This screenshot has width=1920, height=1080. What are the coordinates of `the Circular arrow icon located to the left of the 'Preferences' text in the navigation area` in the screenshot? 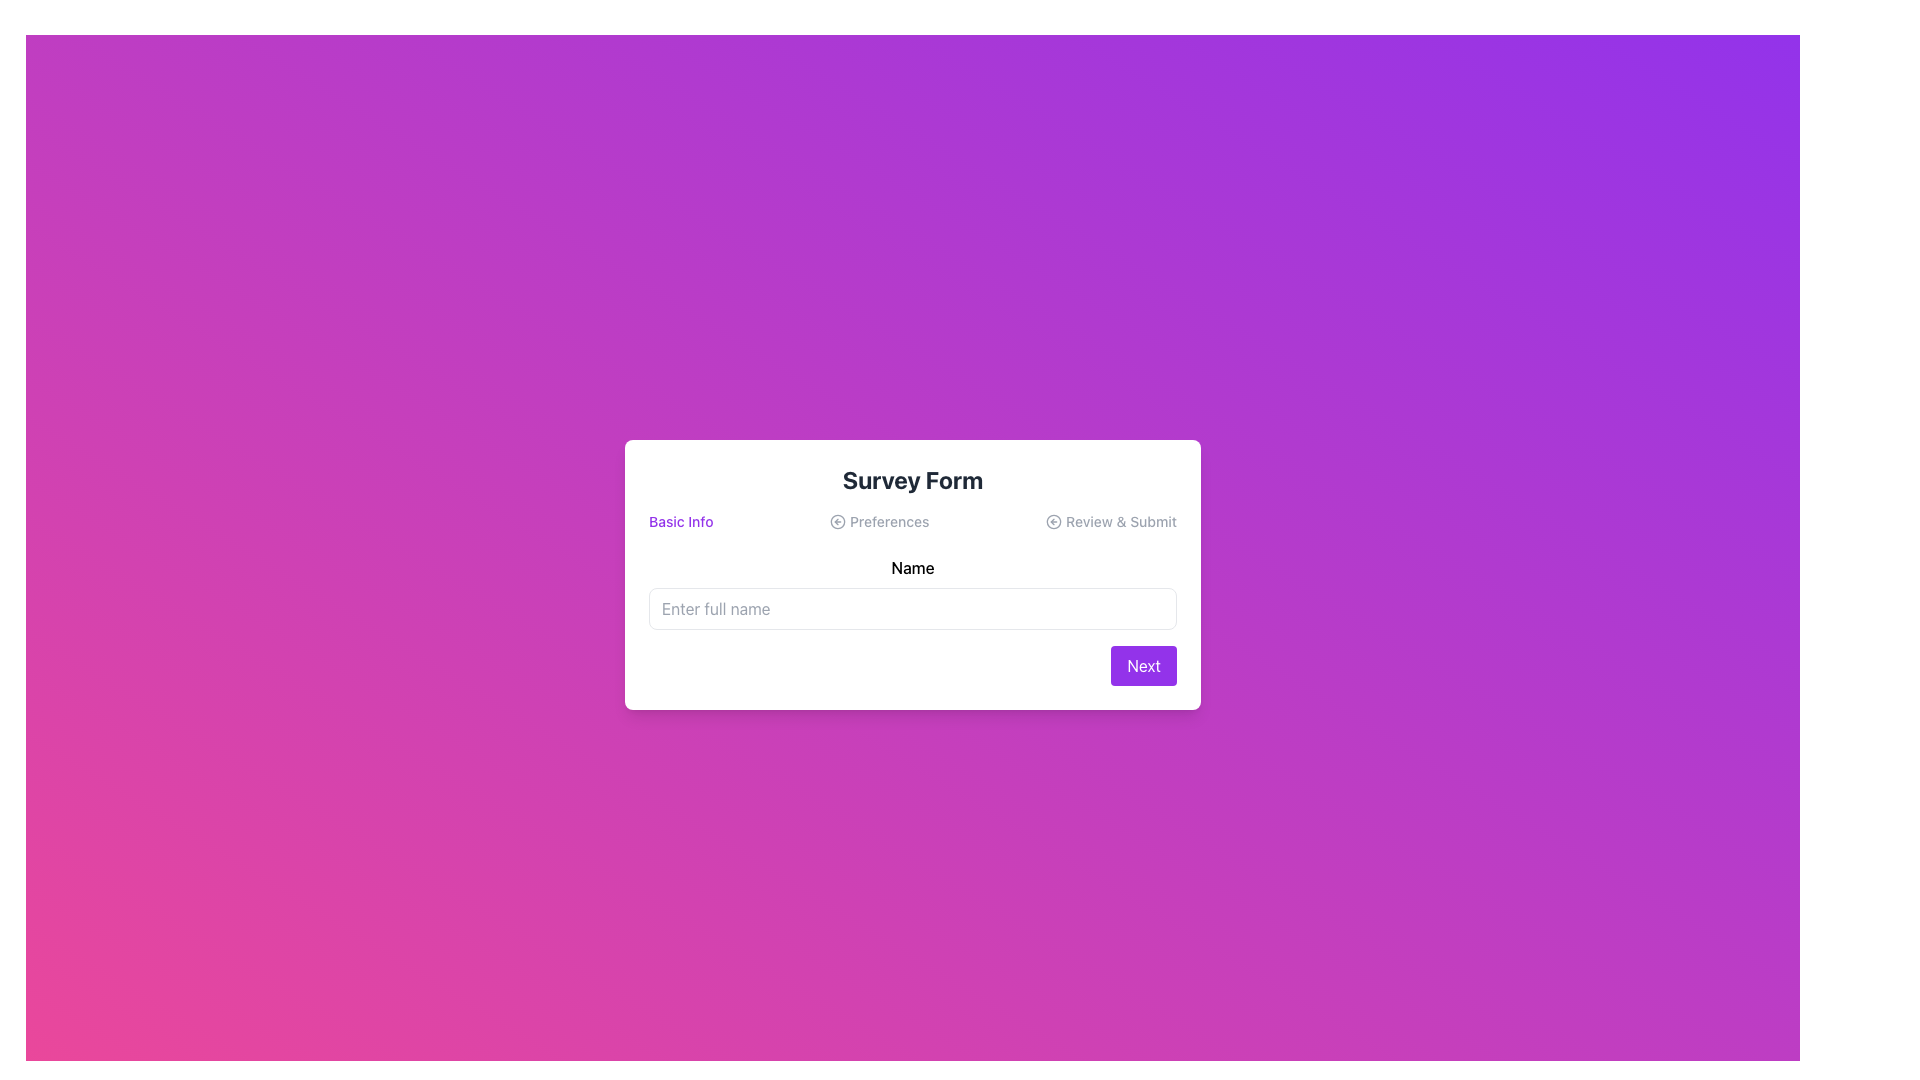 It's located at (837, 520).